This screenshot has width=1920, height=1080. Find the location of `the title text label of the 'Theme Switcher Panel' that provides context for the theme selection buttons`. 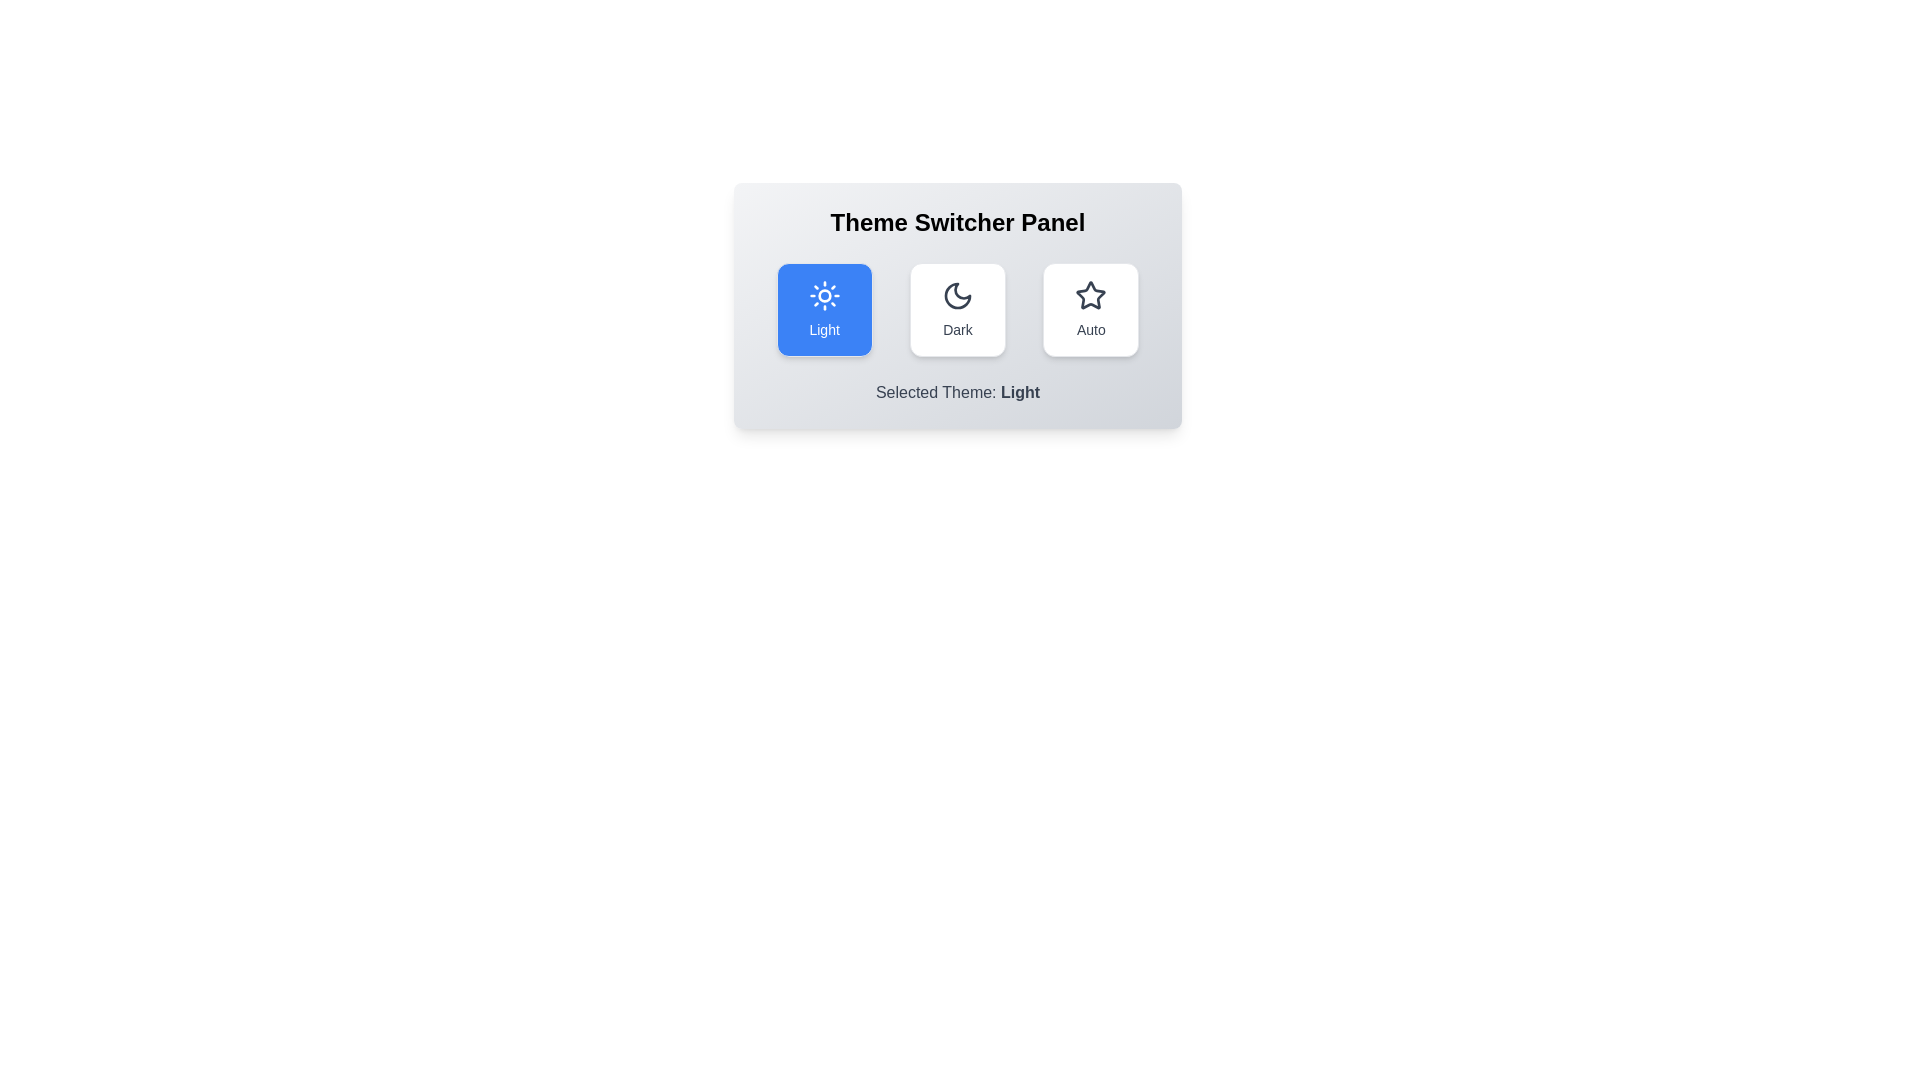

the title text label of the 'Theme Switcher Panel' that provides context for the theme selection buttons is located at coordinates (957, 223).